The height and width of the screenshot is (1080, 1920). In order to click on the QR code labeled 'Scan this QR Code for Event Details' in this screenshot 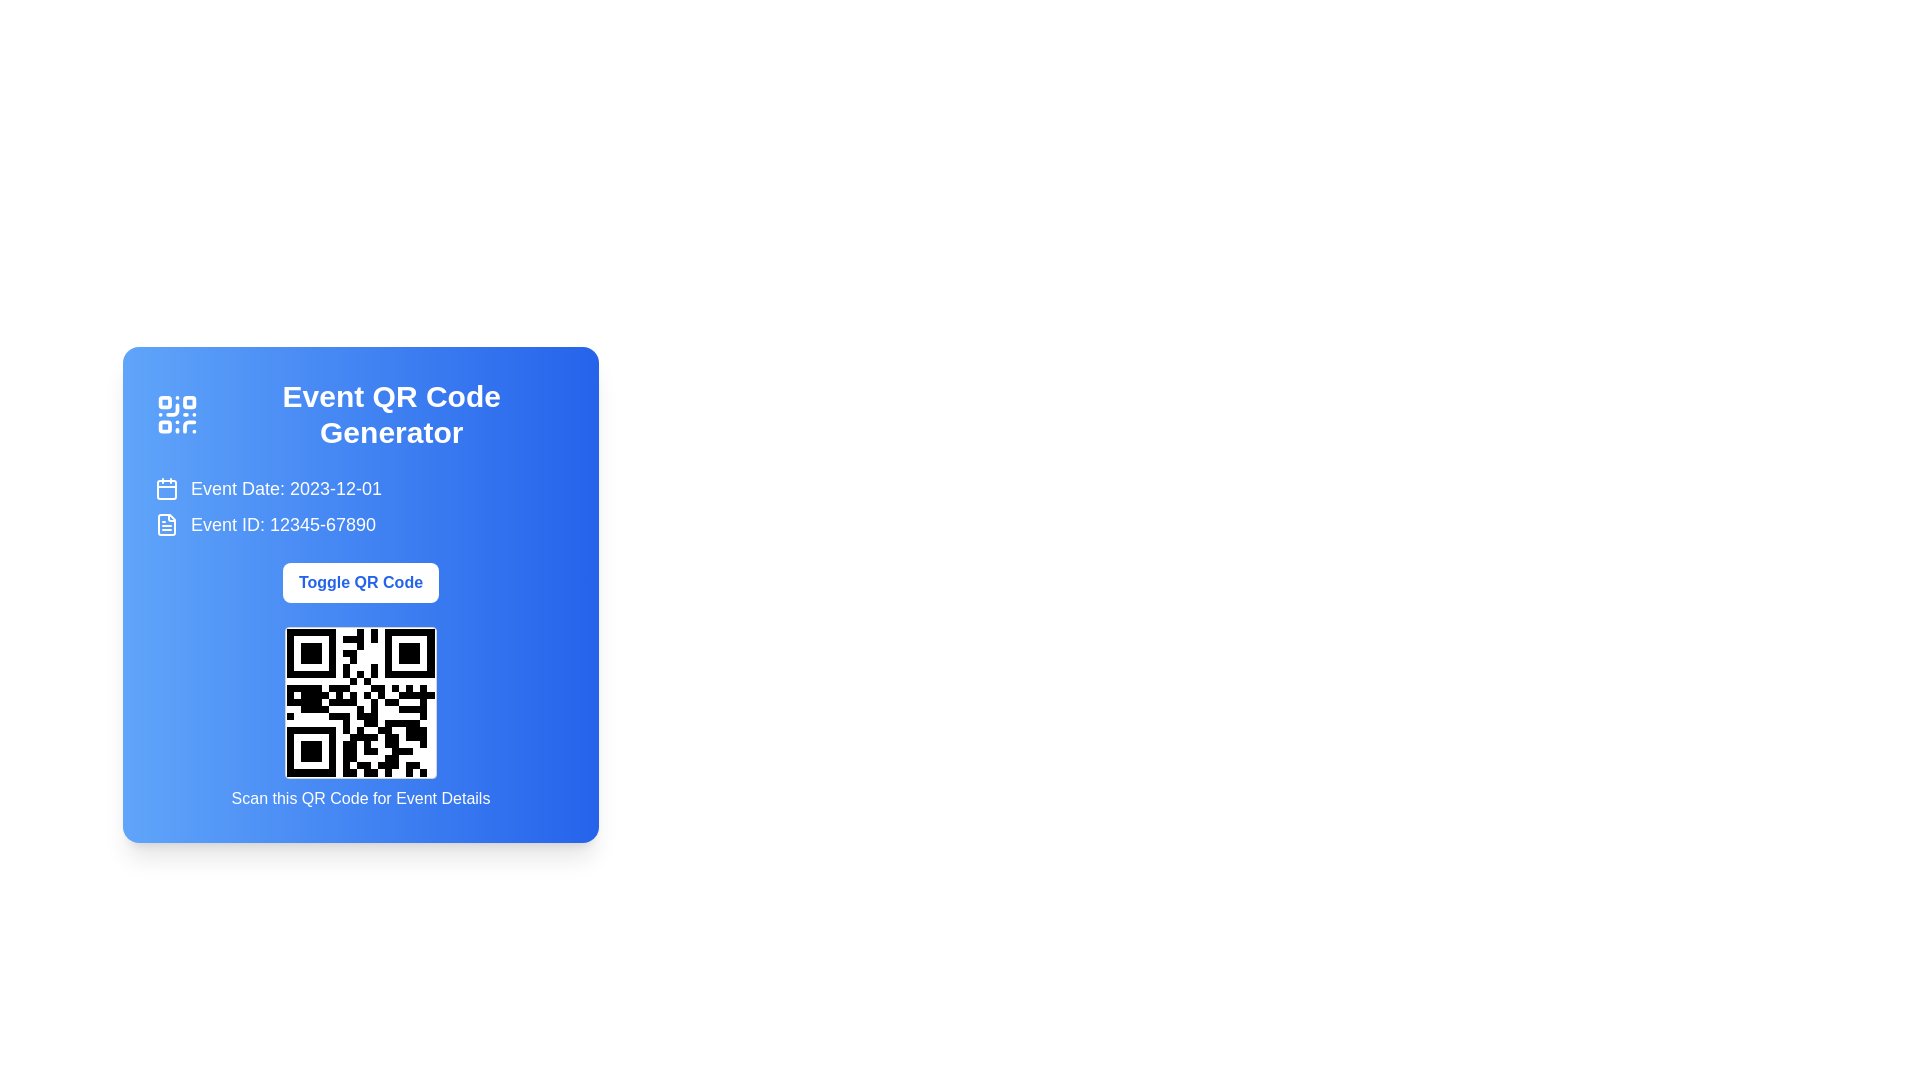, I will do `click(360, 717)`.